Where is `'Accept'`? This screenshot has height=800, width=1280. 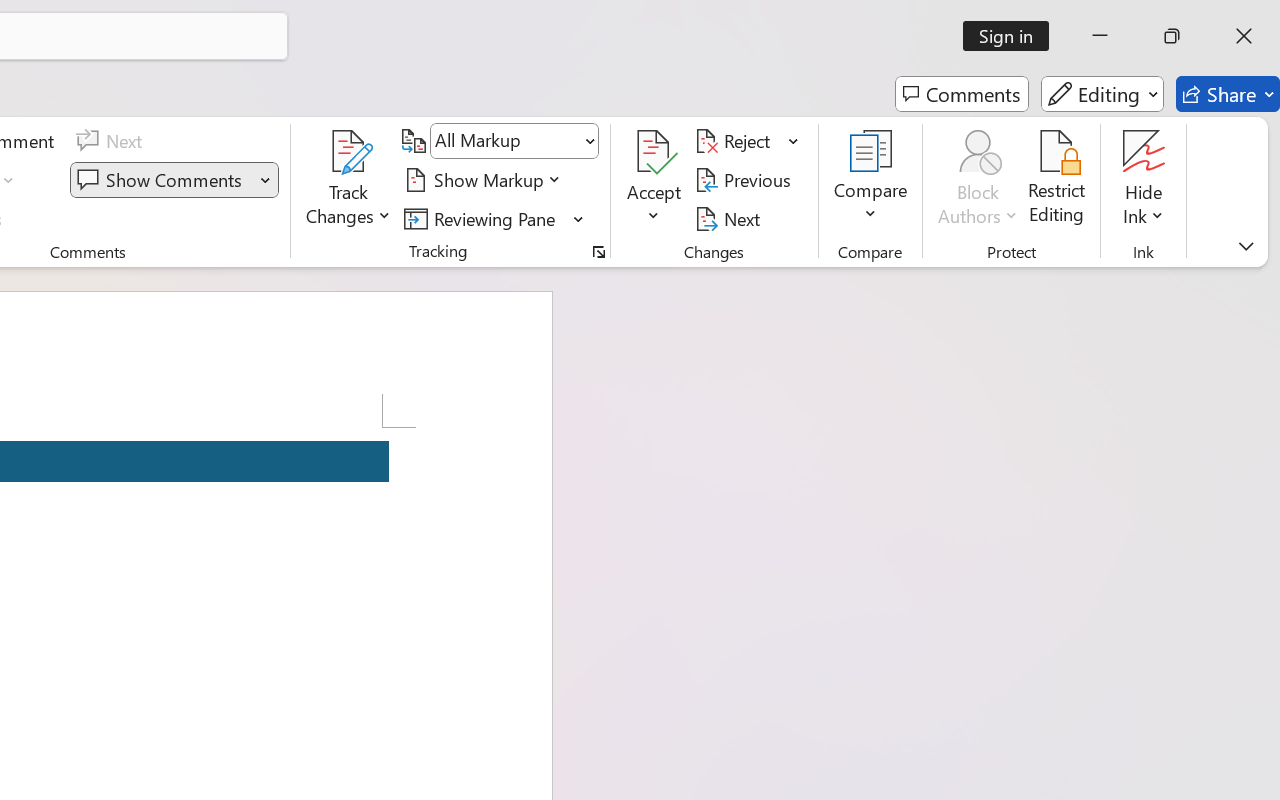
'Accept' is located at coordinates (654, 179).